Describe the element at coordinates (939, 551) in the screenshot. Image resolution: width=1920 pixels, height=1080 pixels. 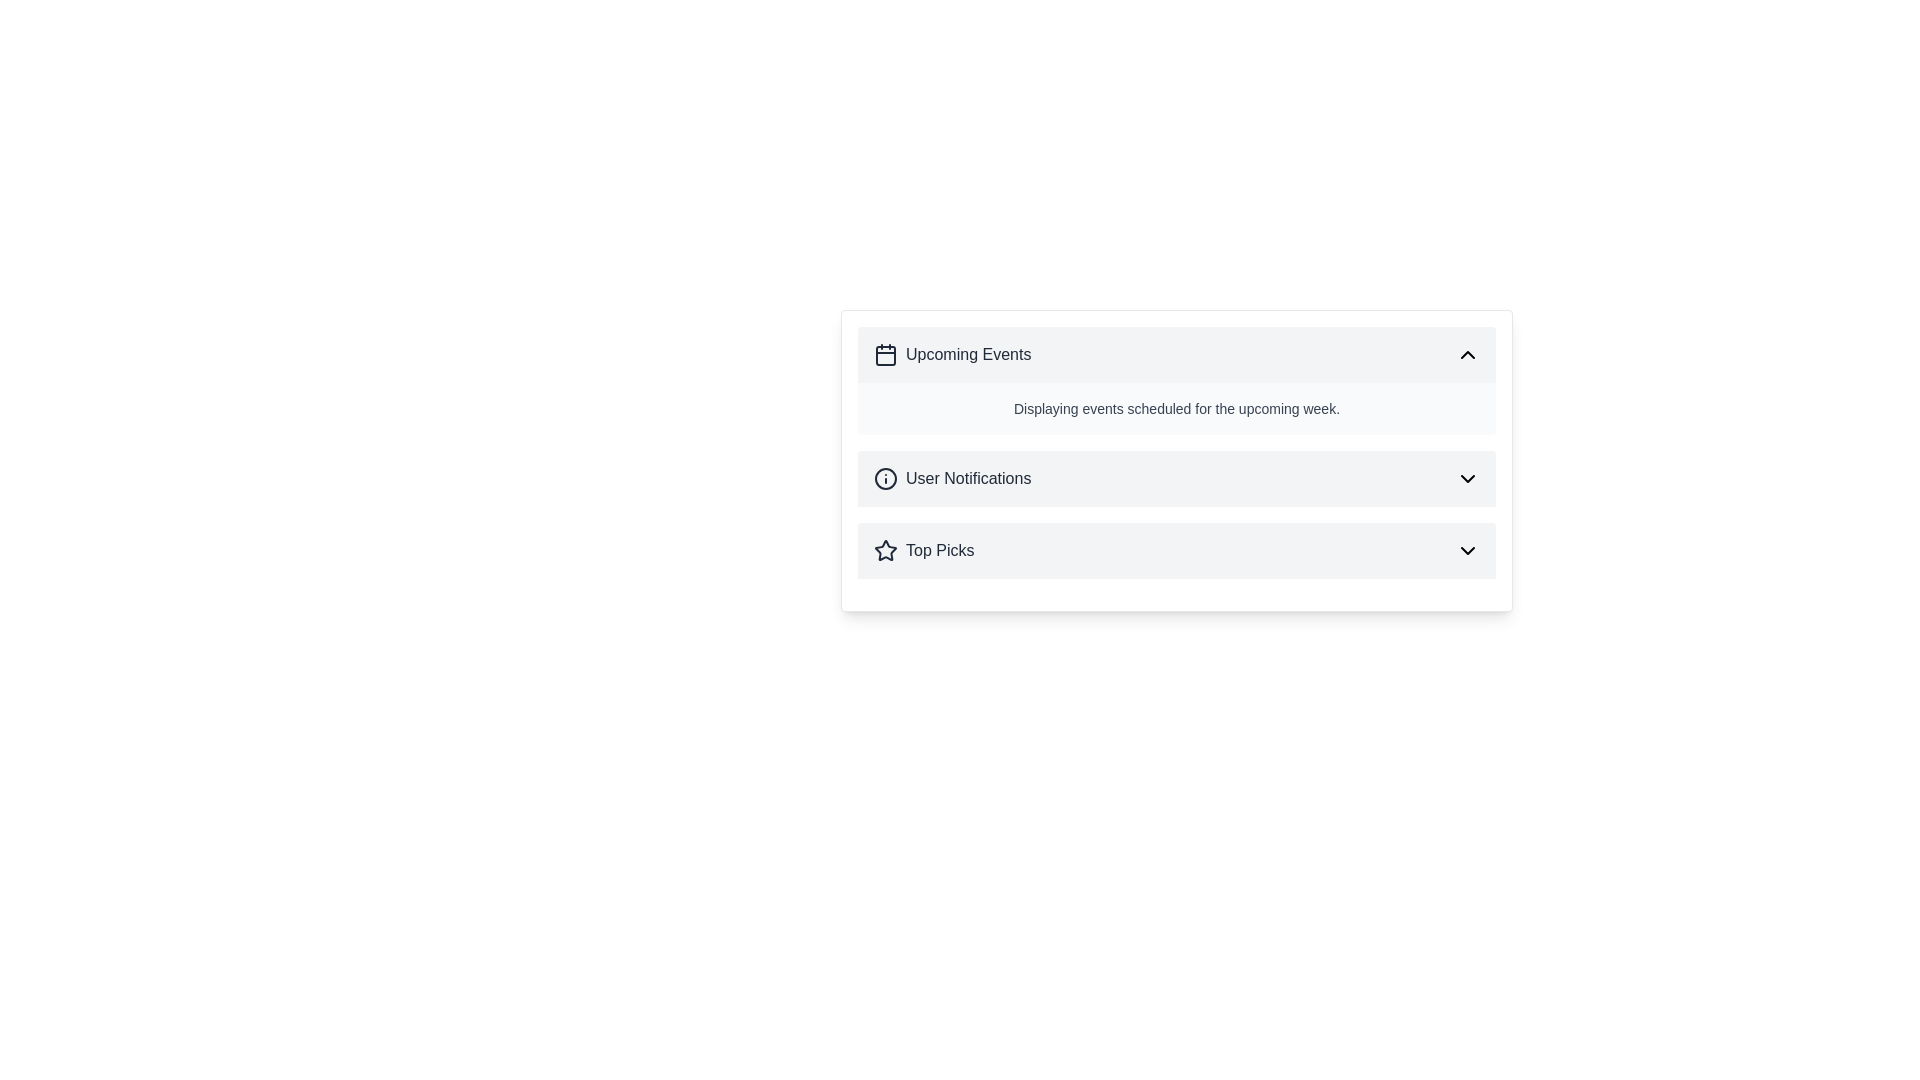
I see `text of the 'Top Picks' label, which is styled with a bold, medium font size and is positioned to the bottom right of the interface after a star-shaped icon` at that location.